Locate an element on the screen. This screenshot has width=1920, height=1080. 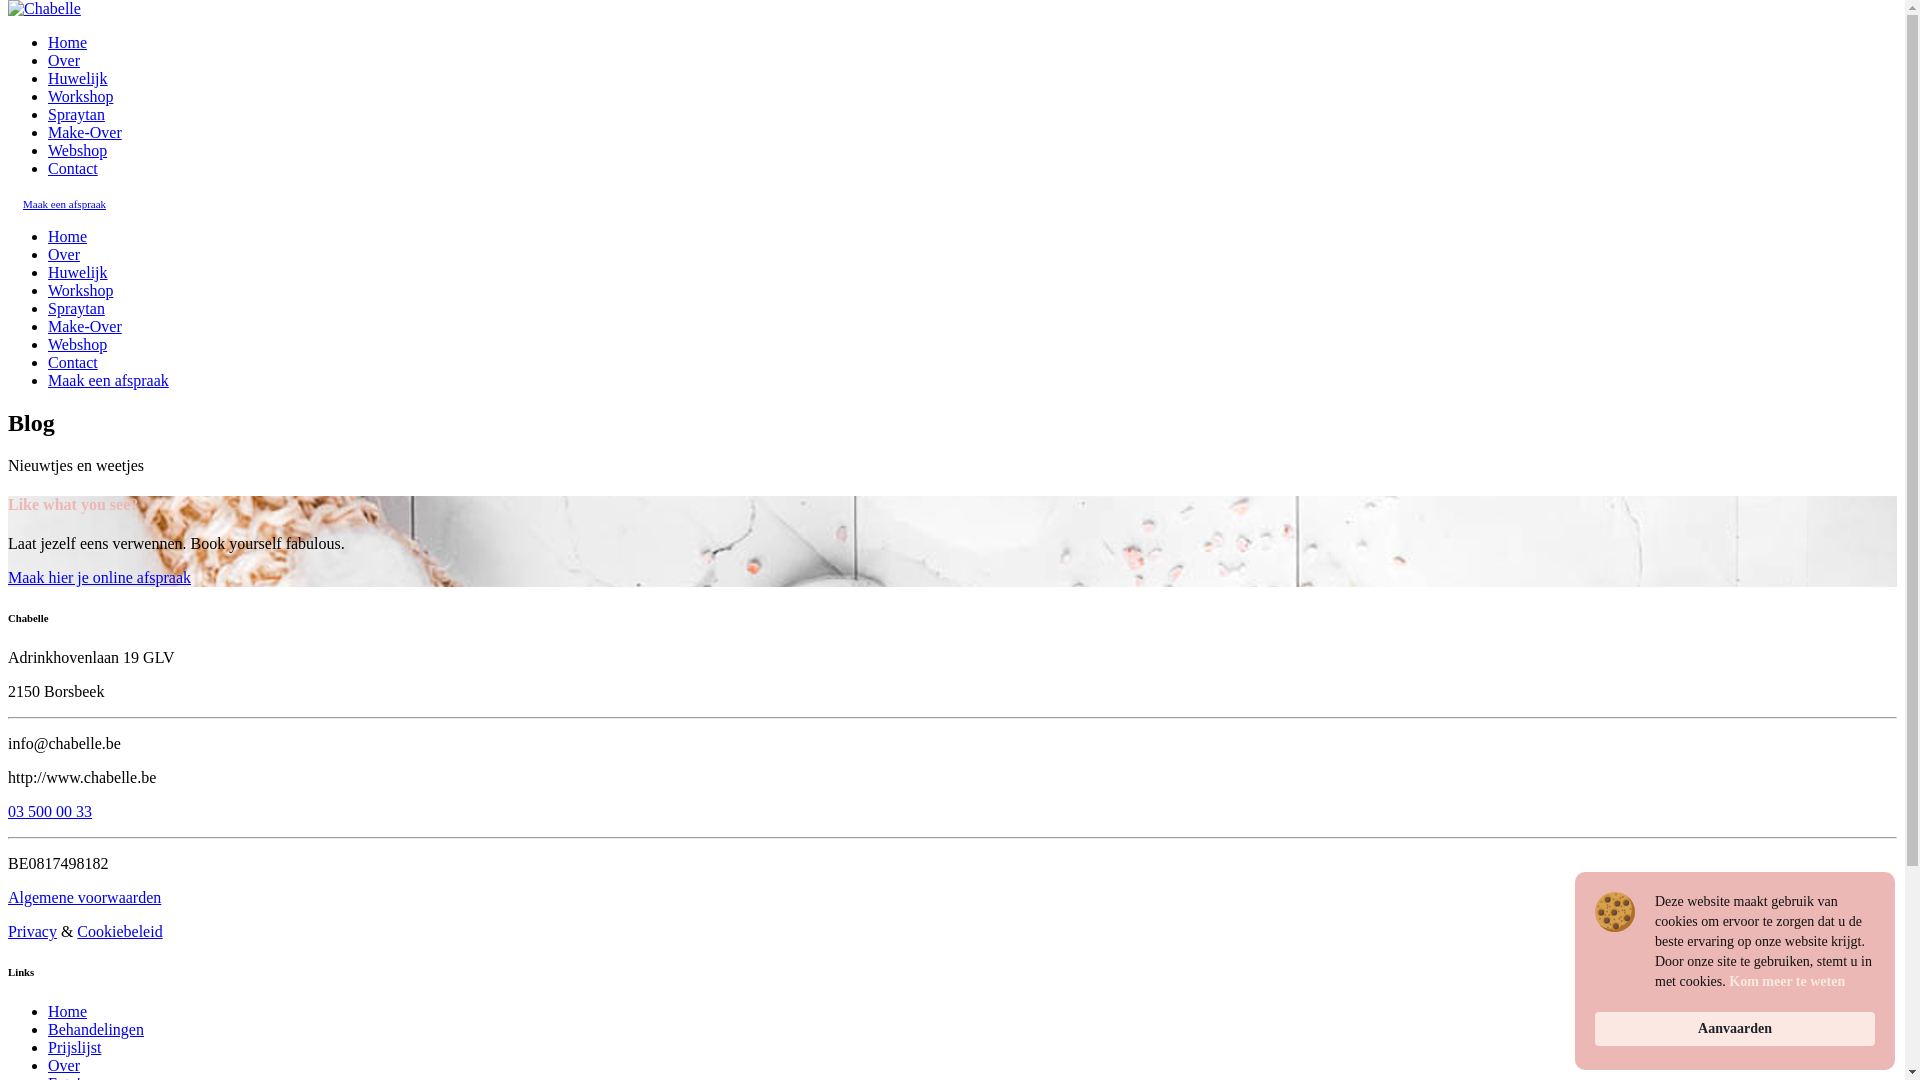
'Cookiebeleid' is located at coordinates (76, 931).